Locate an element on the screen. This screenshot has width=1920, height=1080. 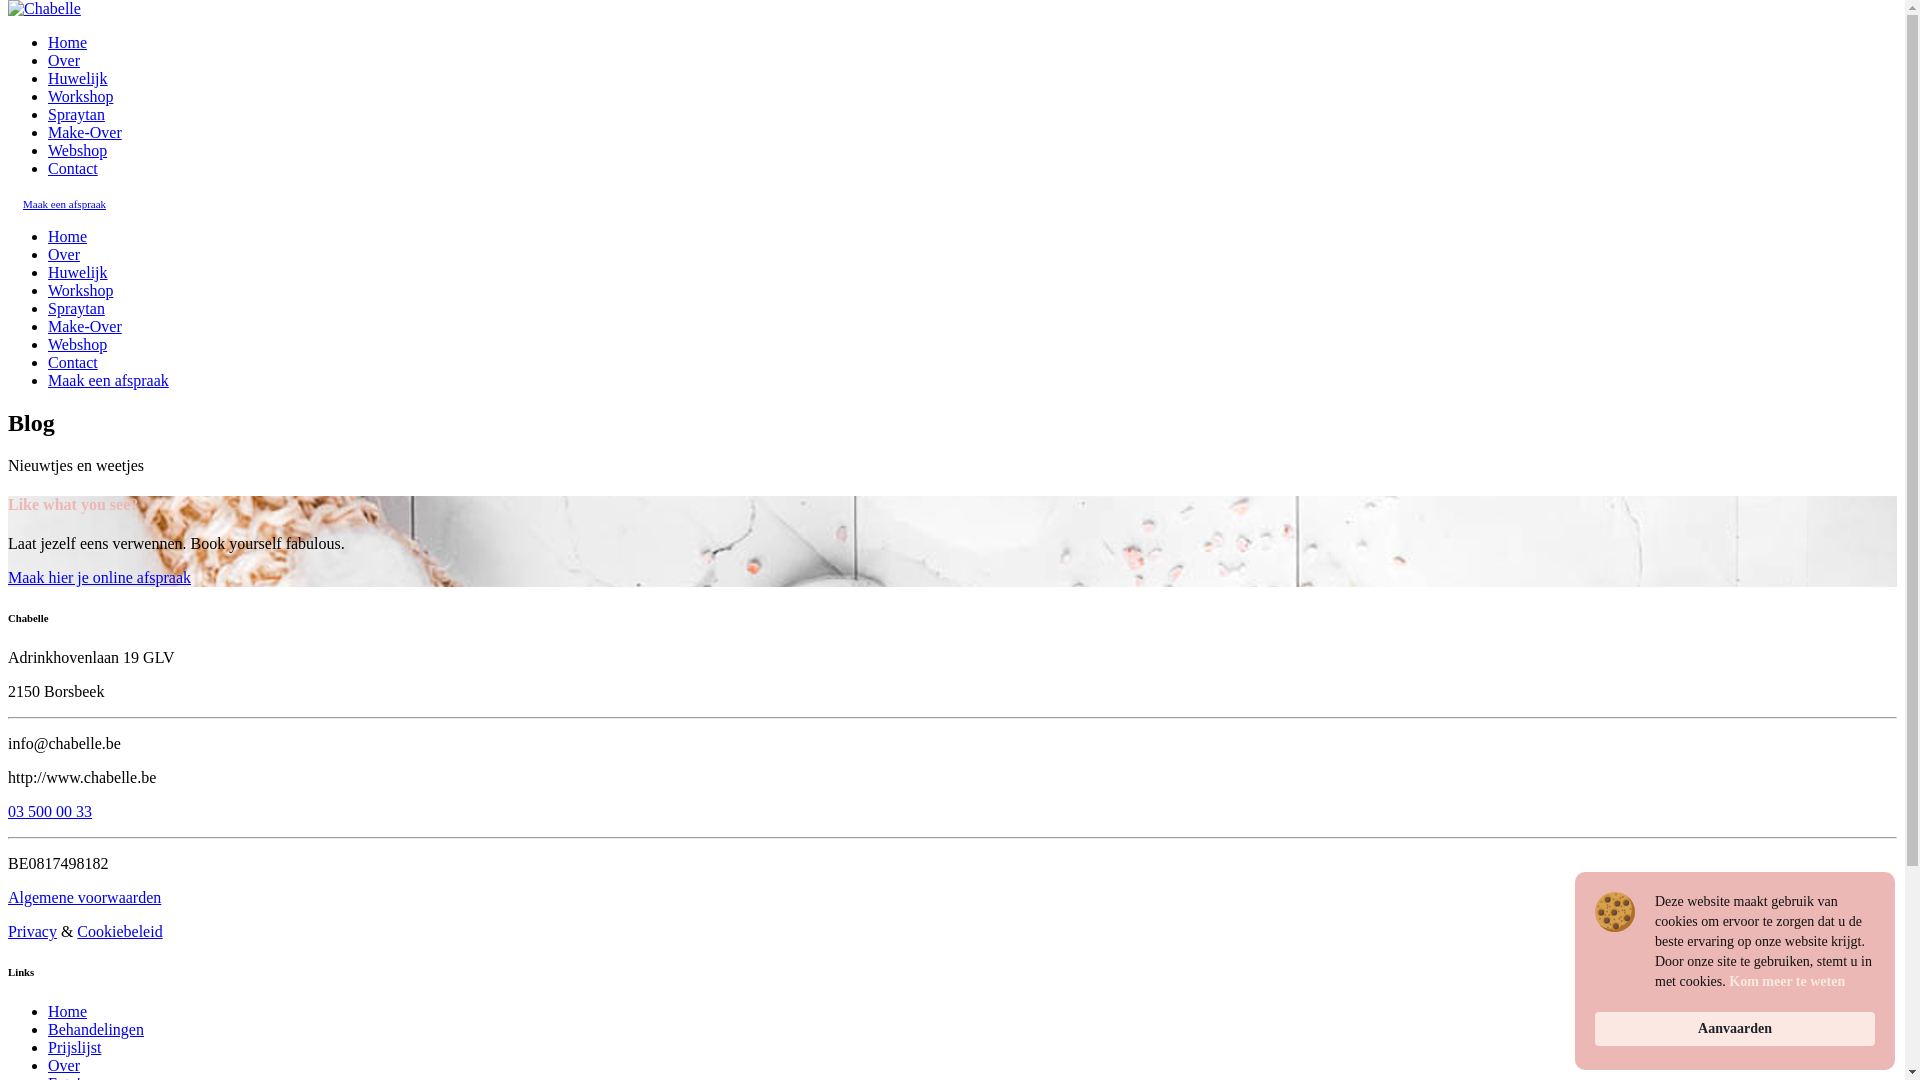
'Cookiebeleid' is located at coordinates (76, 931).